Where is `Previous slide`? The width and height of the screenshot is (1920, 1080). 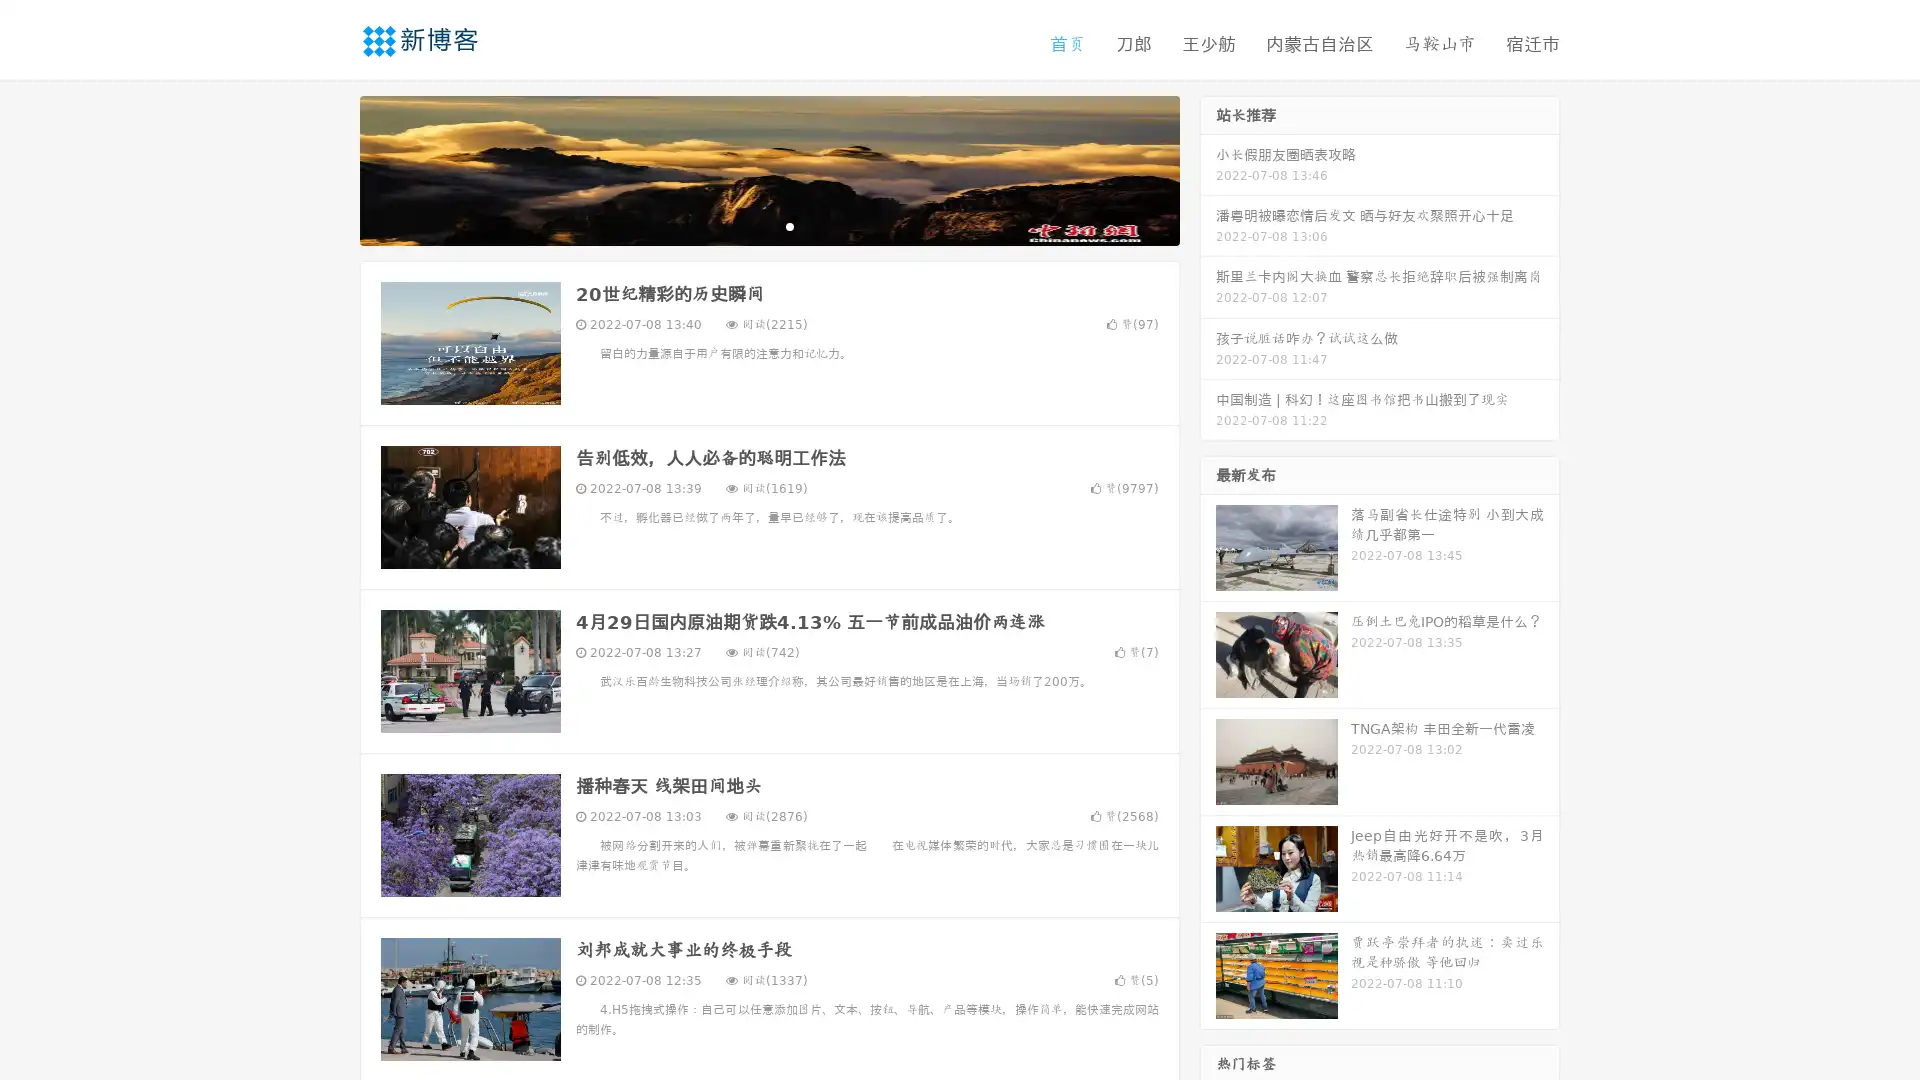 Previous slide is located at coordinates (330, 168).